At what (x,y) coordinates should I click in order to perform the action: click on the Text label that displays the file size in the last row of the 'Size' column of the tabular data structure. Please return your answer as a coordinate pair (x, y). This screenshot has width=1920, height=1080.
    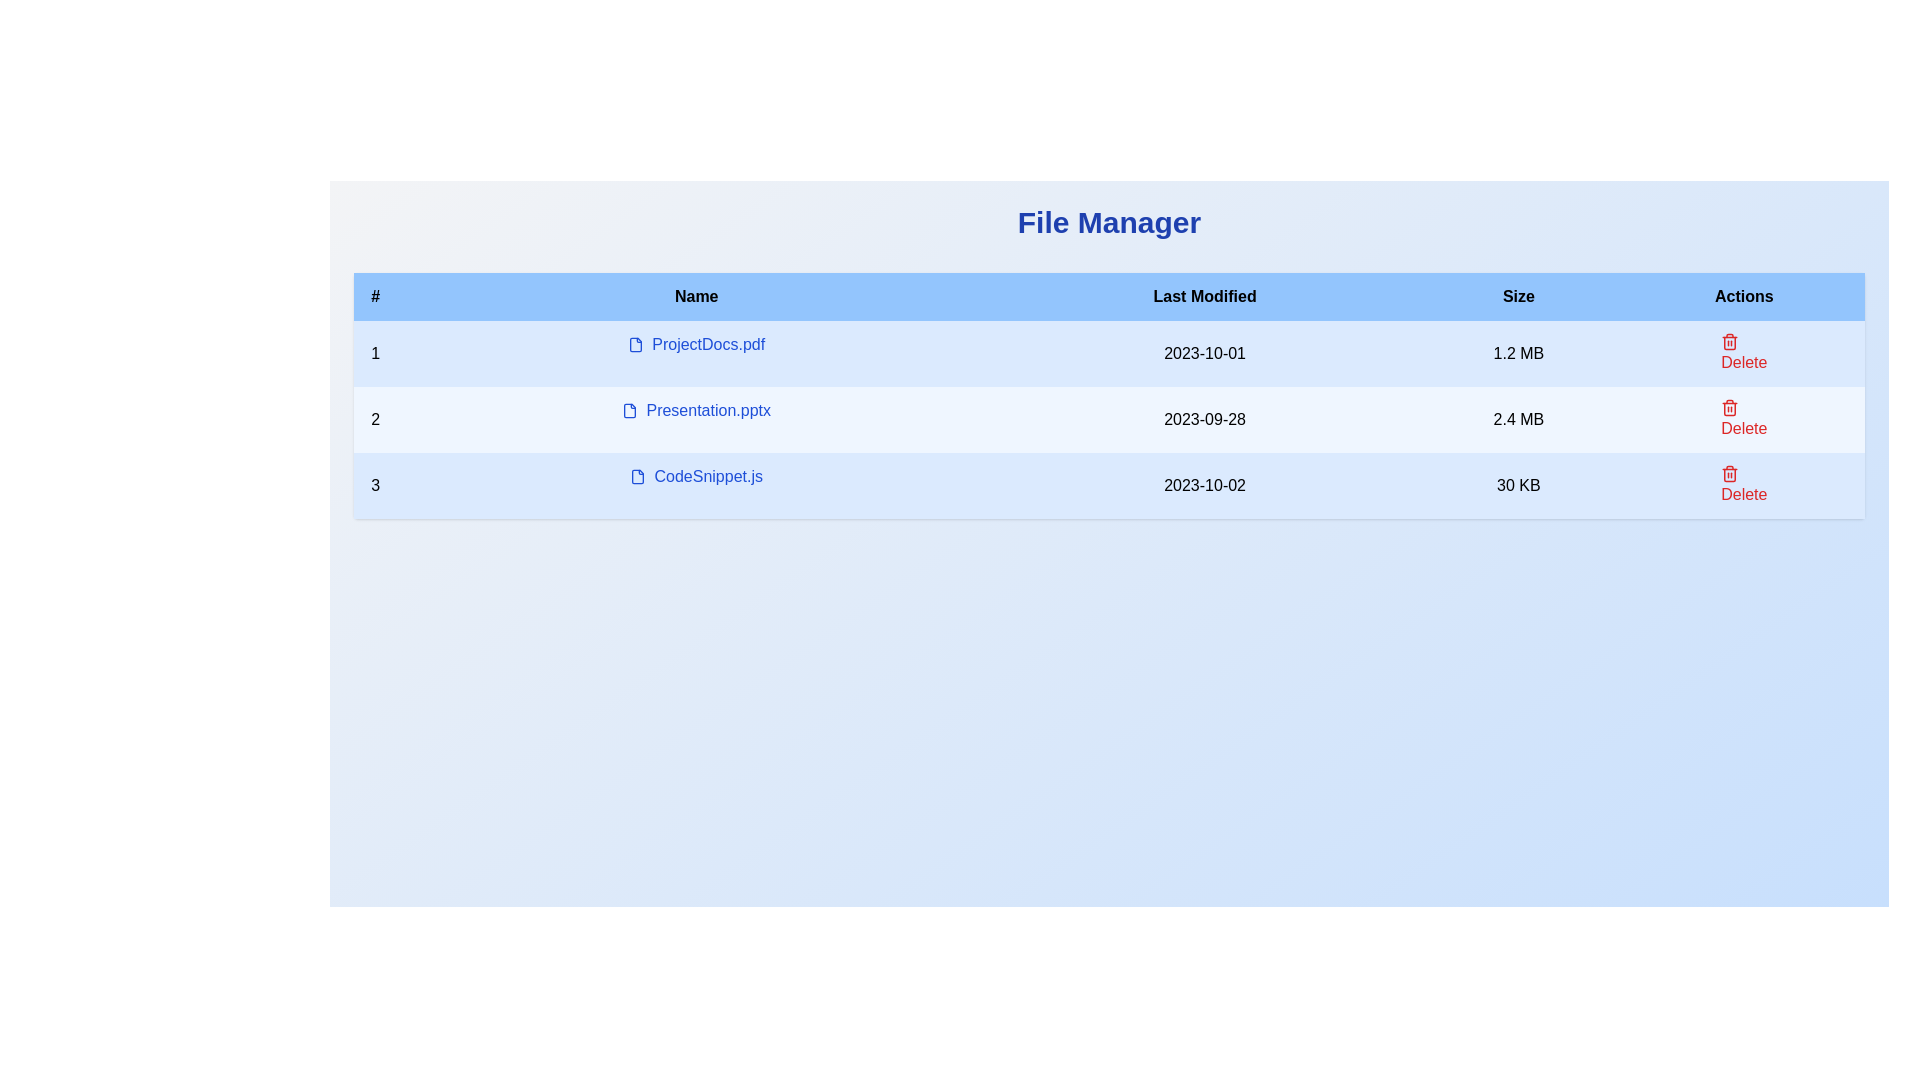
    Looking at the image, I should click on (1518, 486).